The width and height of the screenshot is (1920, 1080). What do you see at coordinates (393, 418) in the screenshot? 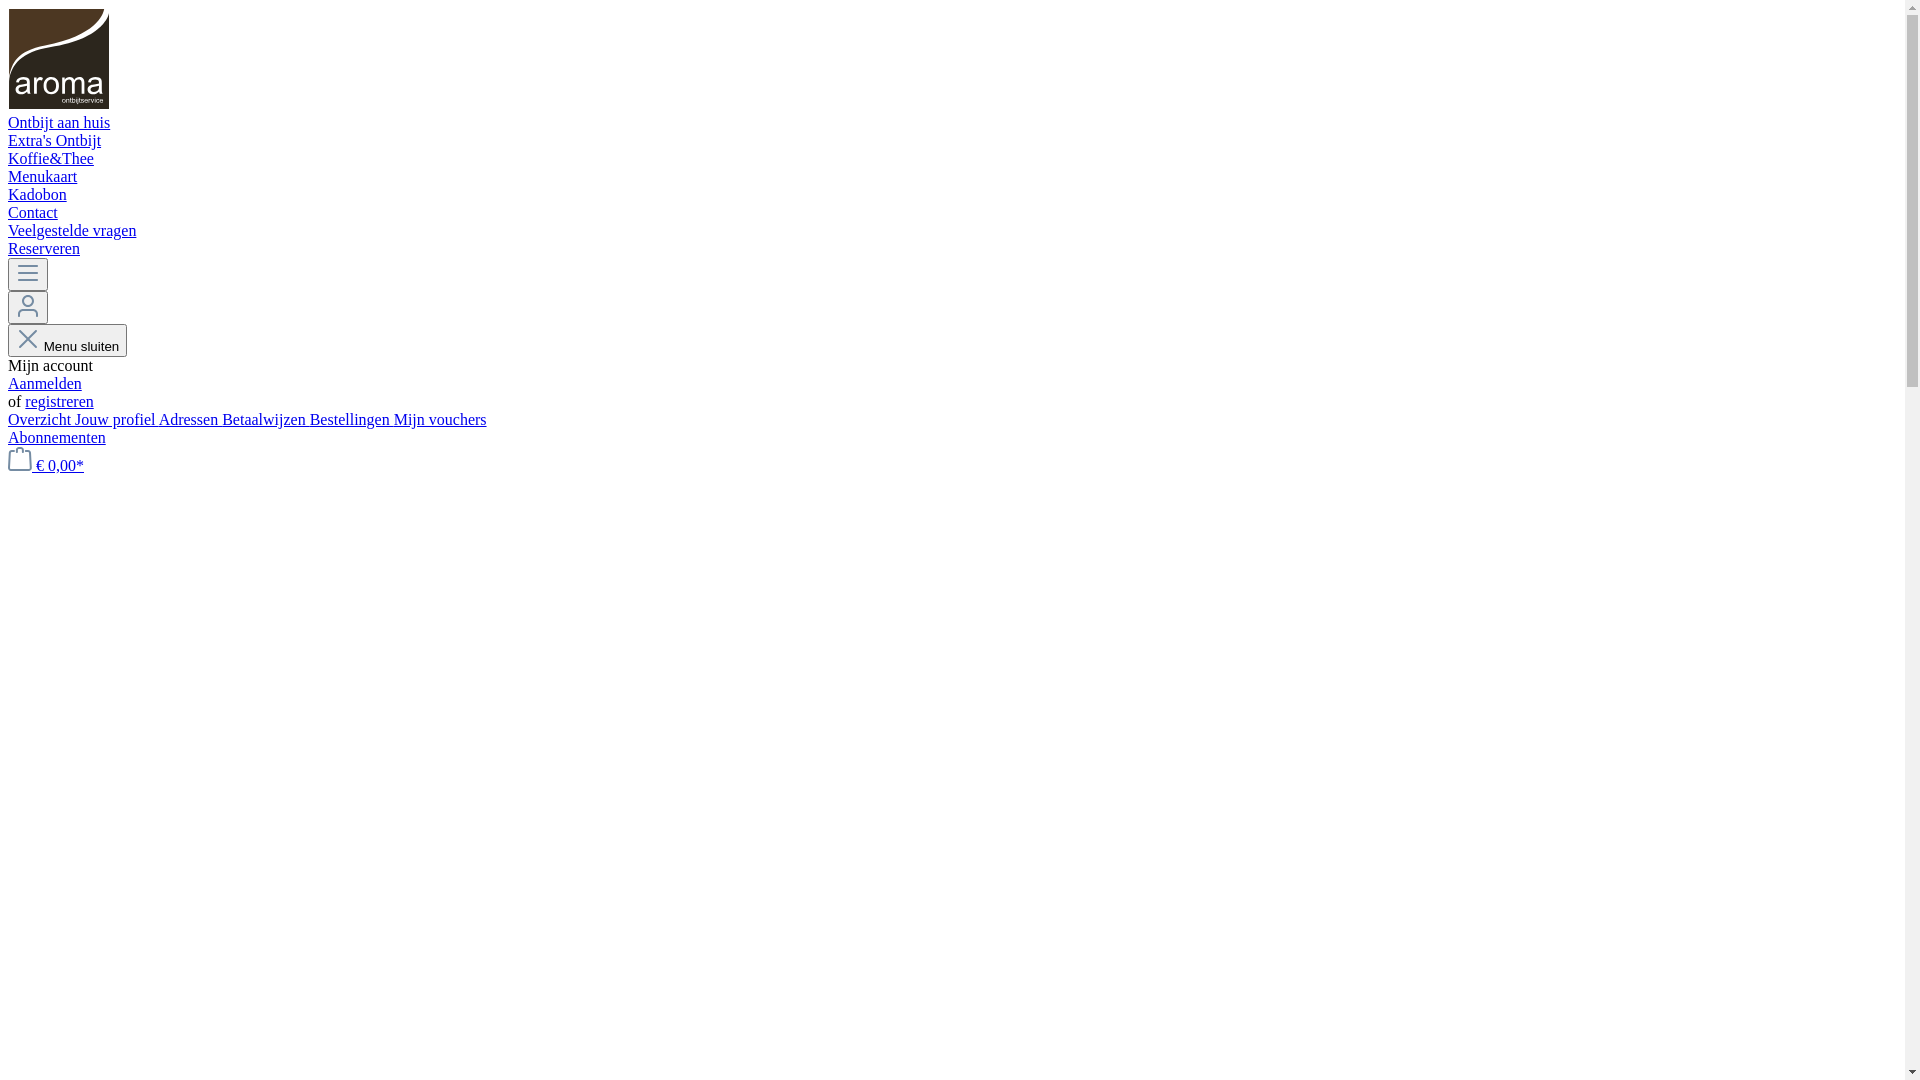
I see `'Mijn vouchers'` at bounding box center [393, 418].